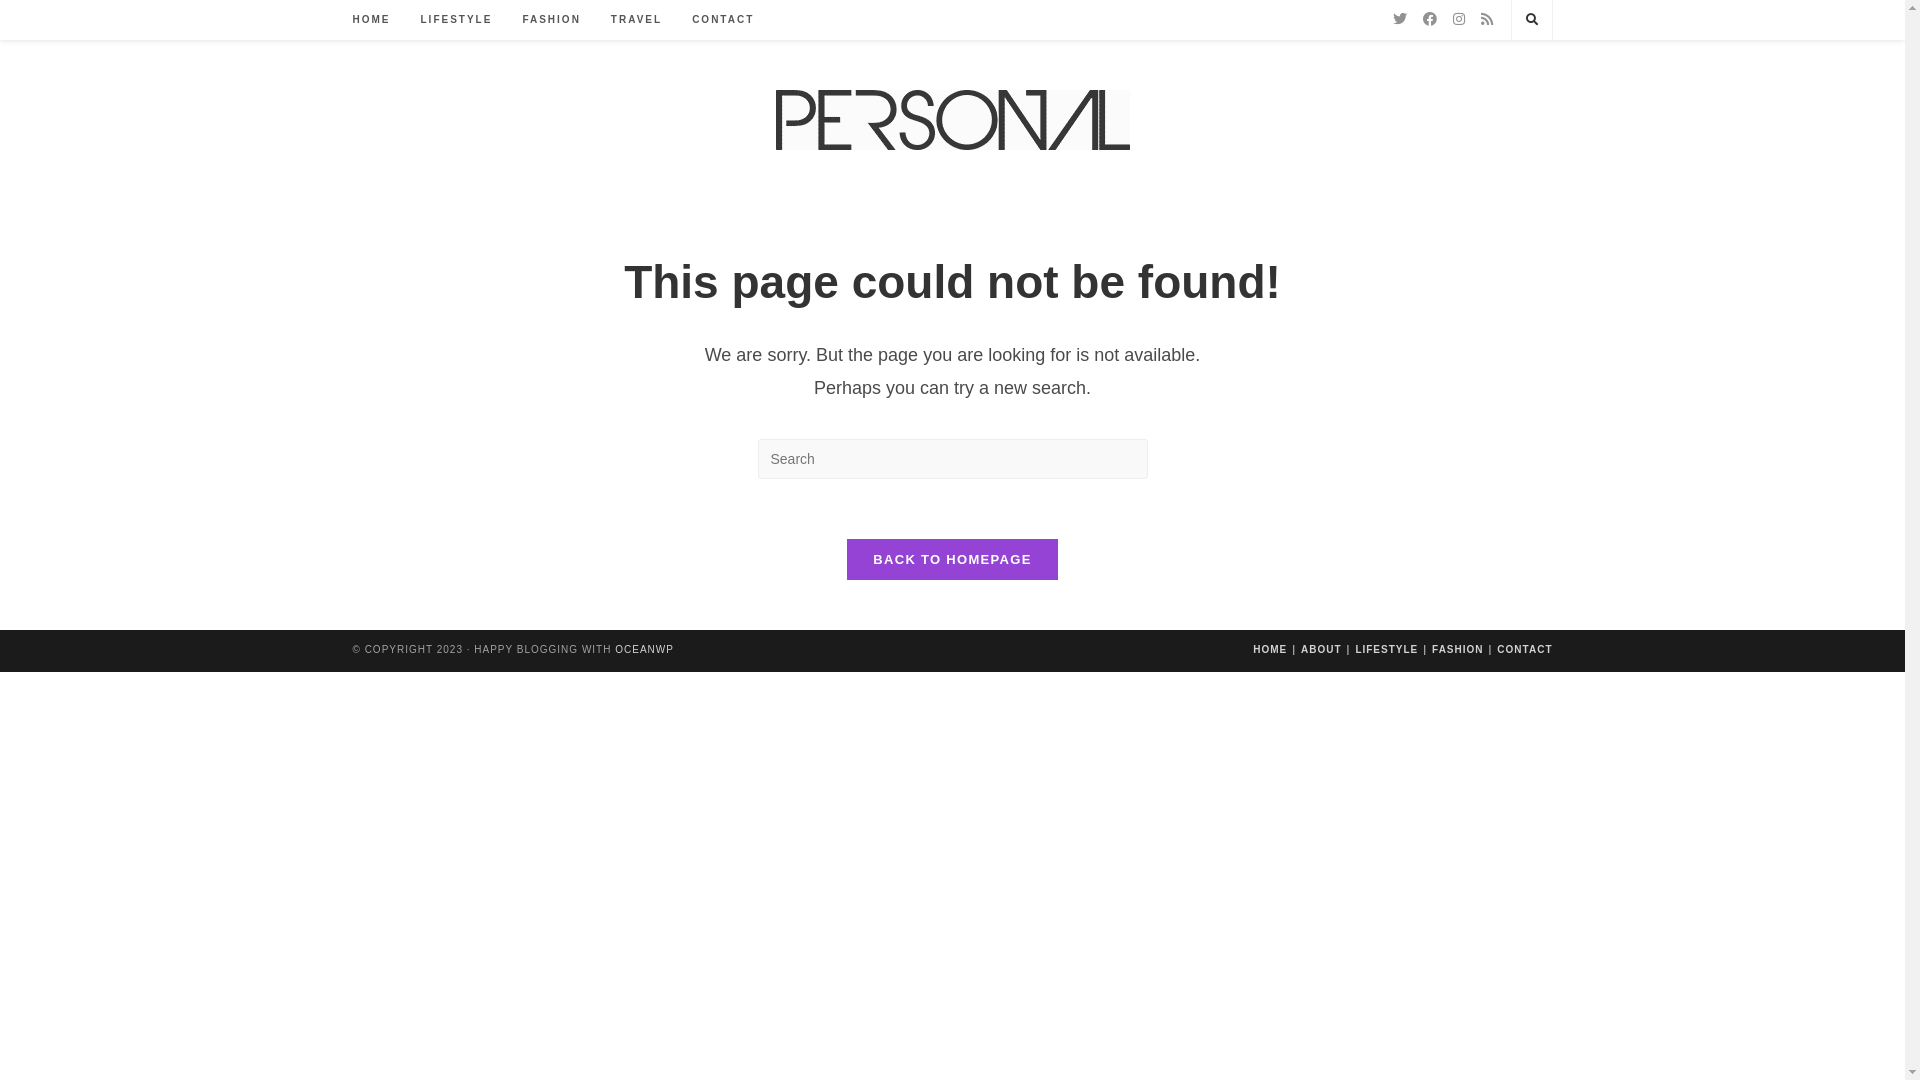 Image resolution: width=1920 pixels, height=1080 pixels. I want to click on 'LIFESTYLE', so click(1385, 649).